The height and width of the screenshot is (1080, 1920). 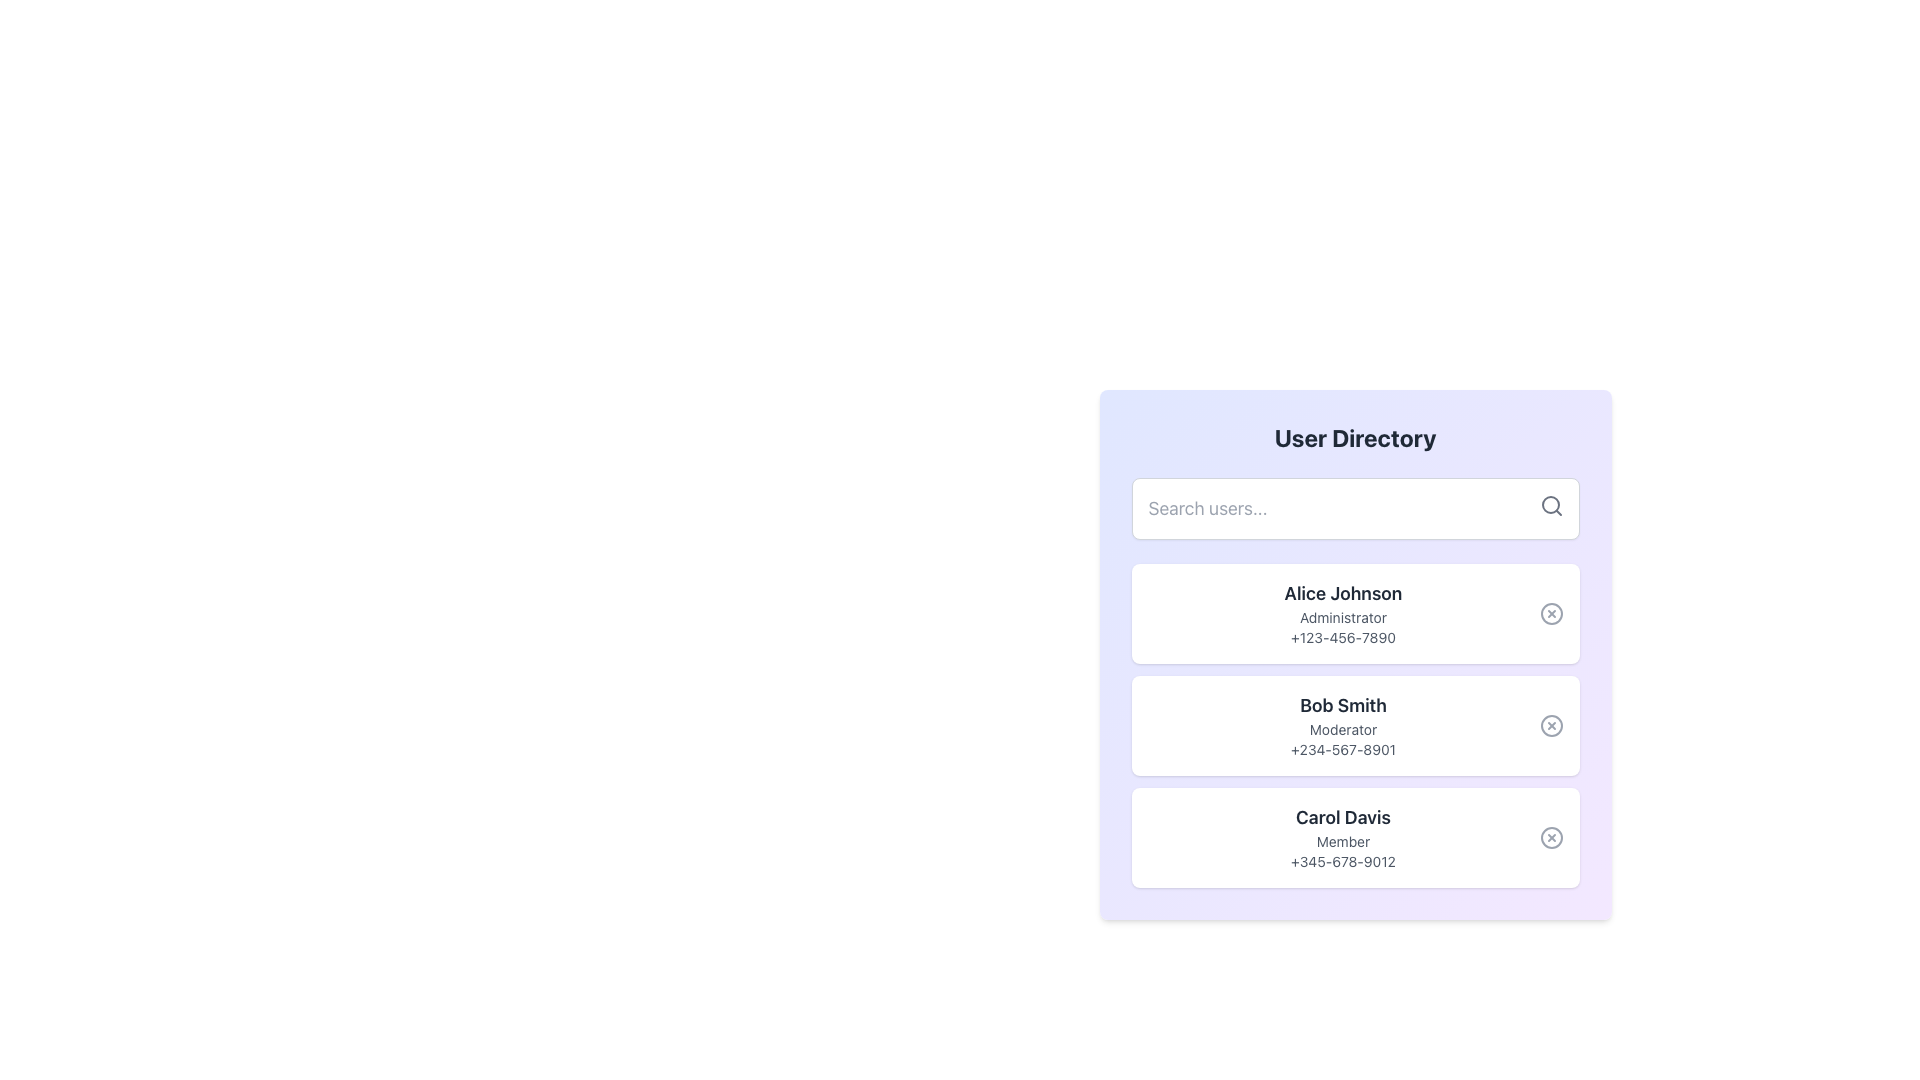 What do you see at coordinates (1343, 593) in the screenshot?
I see `the text label displaying 'Alice Johnson', which is prominently styled in bold and dark font within the user information card in the 'User Directory' interface` at bounding box center [1343, 593].